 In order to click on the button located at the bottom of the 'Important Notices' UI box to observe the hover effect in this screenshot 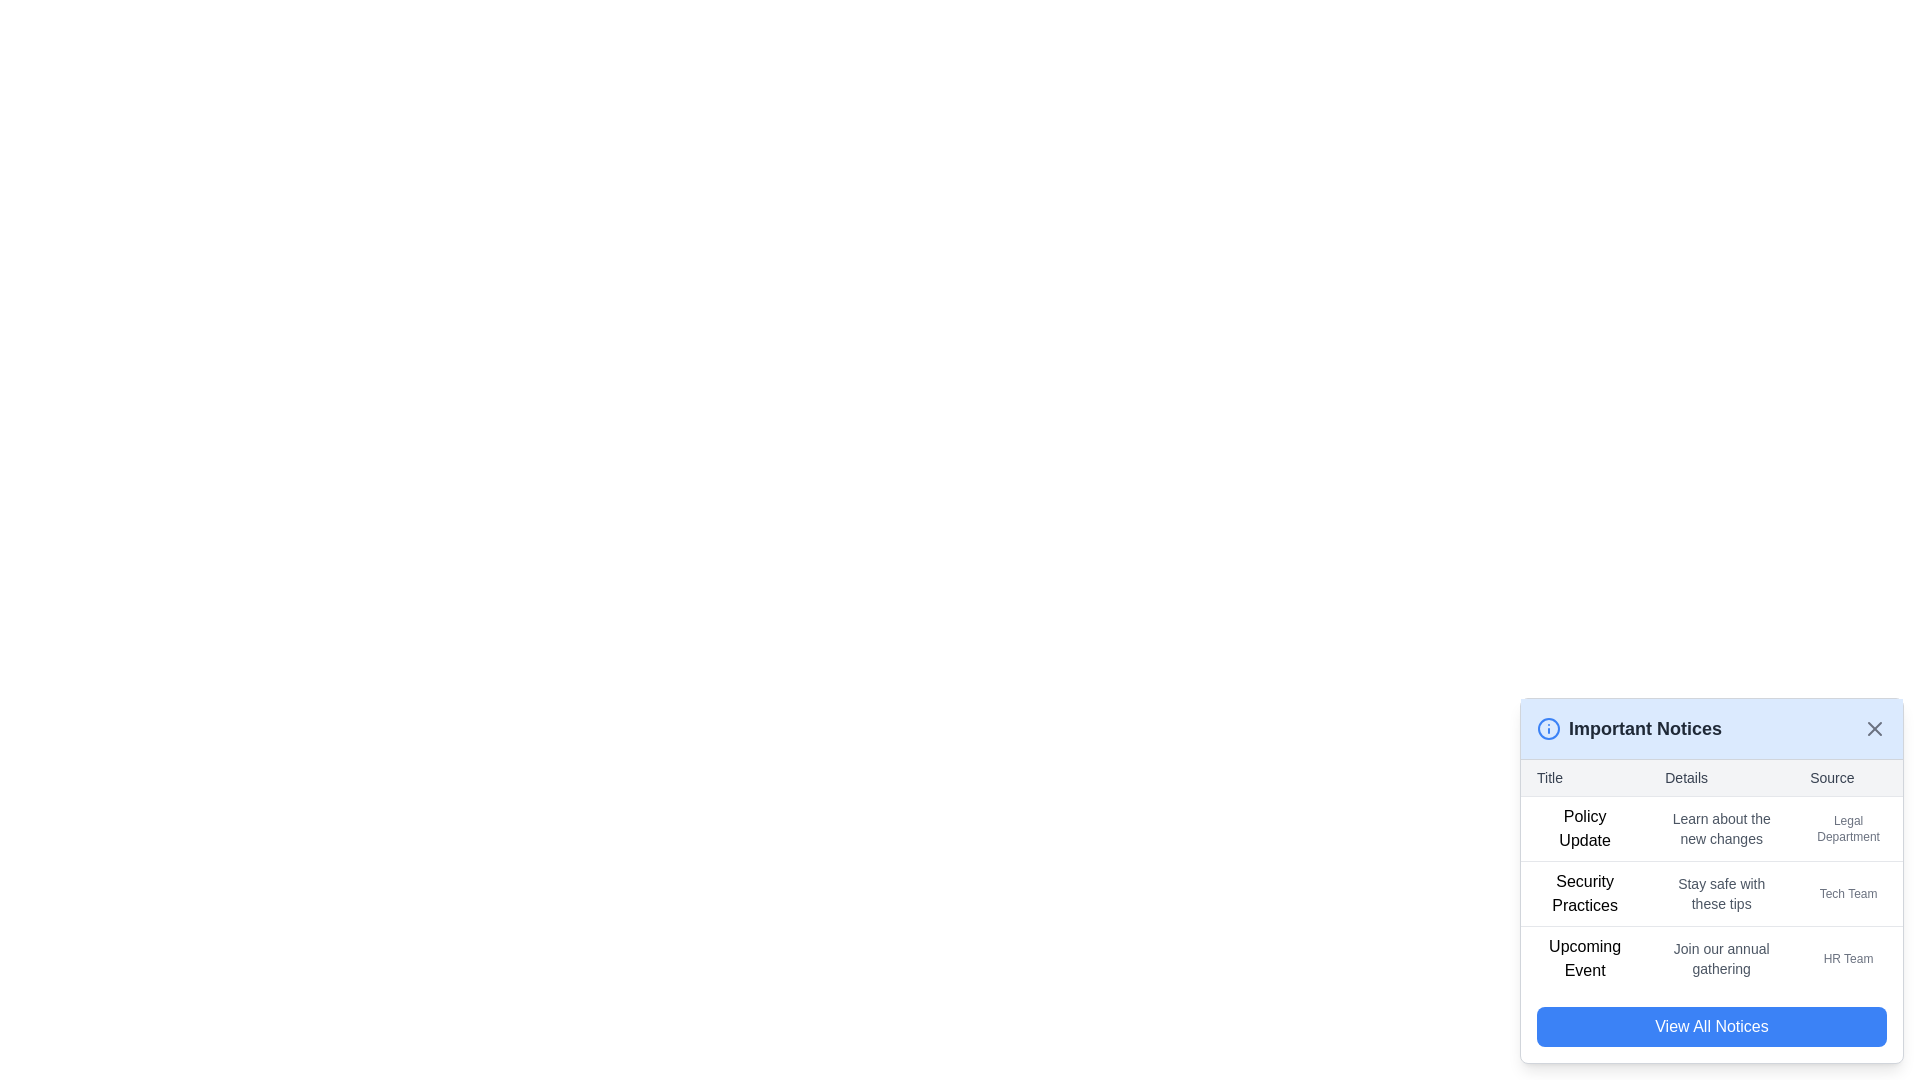, I will do `click(1711, 1026)`.